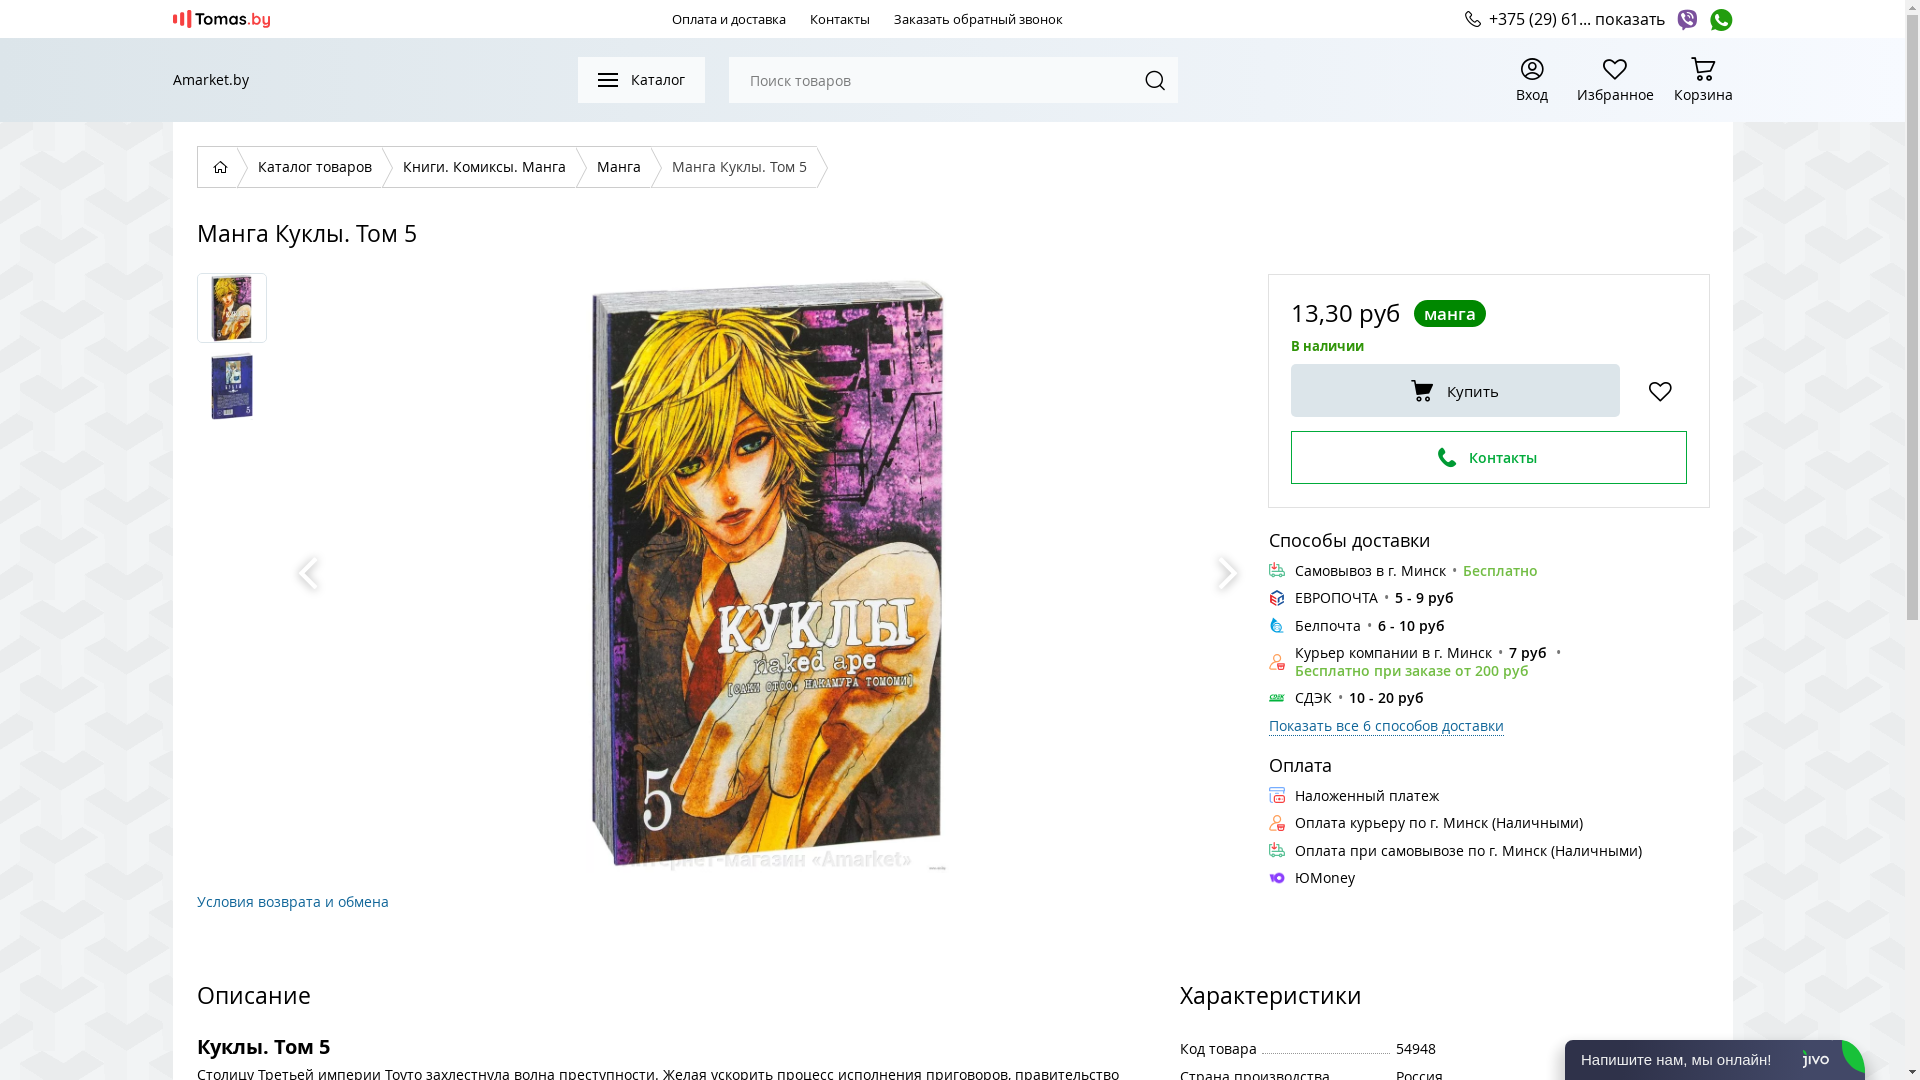 The image size is (1920, 1080). Describe the element at coordinates (1718, 19) in the screenshot. I see `'WhatsApp'` at that location.